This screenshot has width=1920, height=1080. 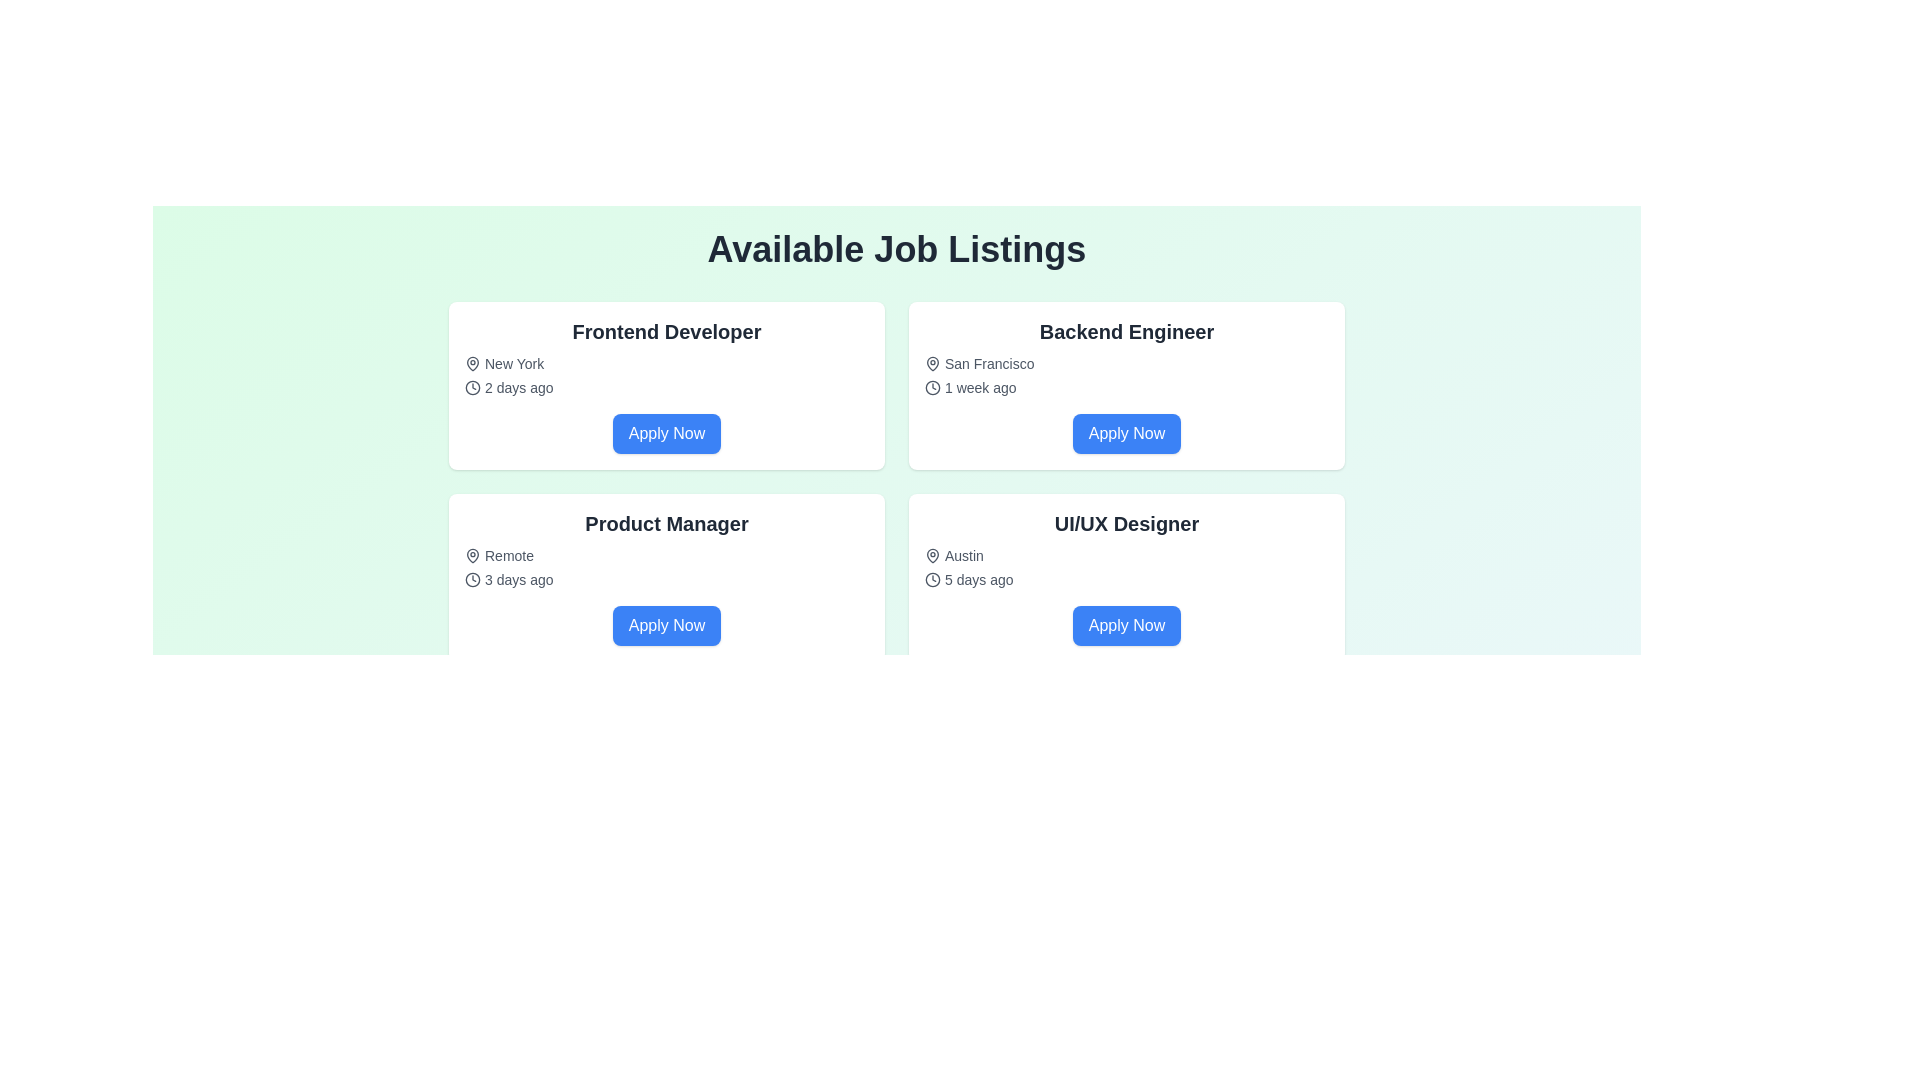 What do you see at coordinates (1127, 433) in the screenshot?
I see `the button located at the bottom of the 'Backend Engineer' job listing card to initiate the application process` at bounding box center [1127, 433].